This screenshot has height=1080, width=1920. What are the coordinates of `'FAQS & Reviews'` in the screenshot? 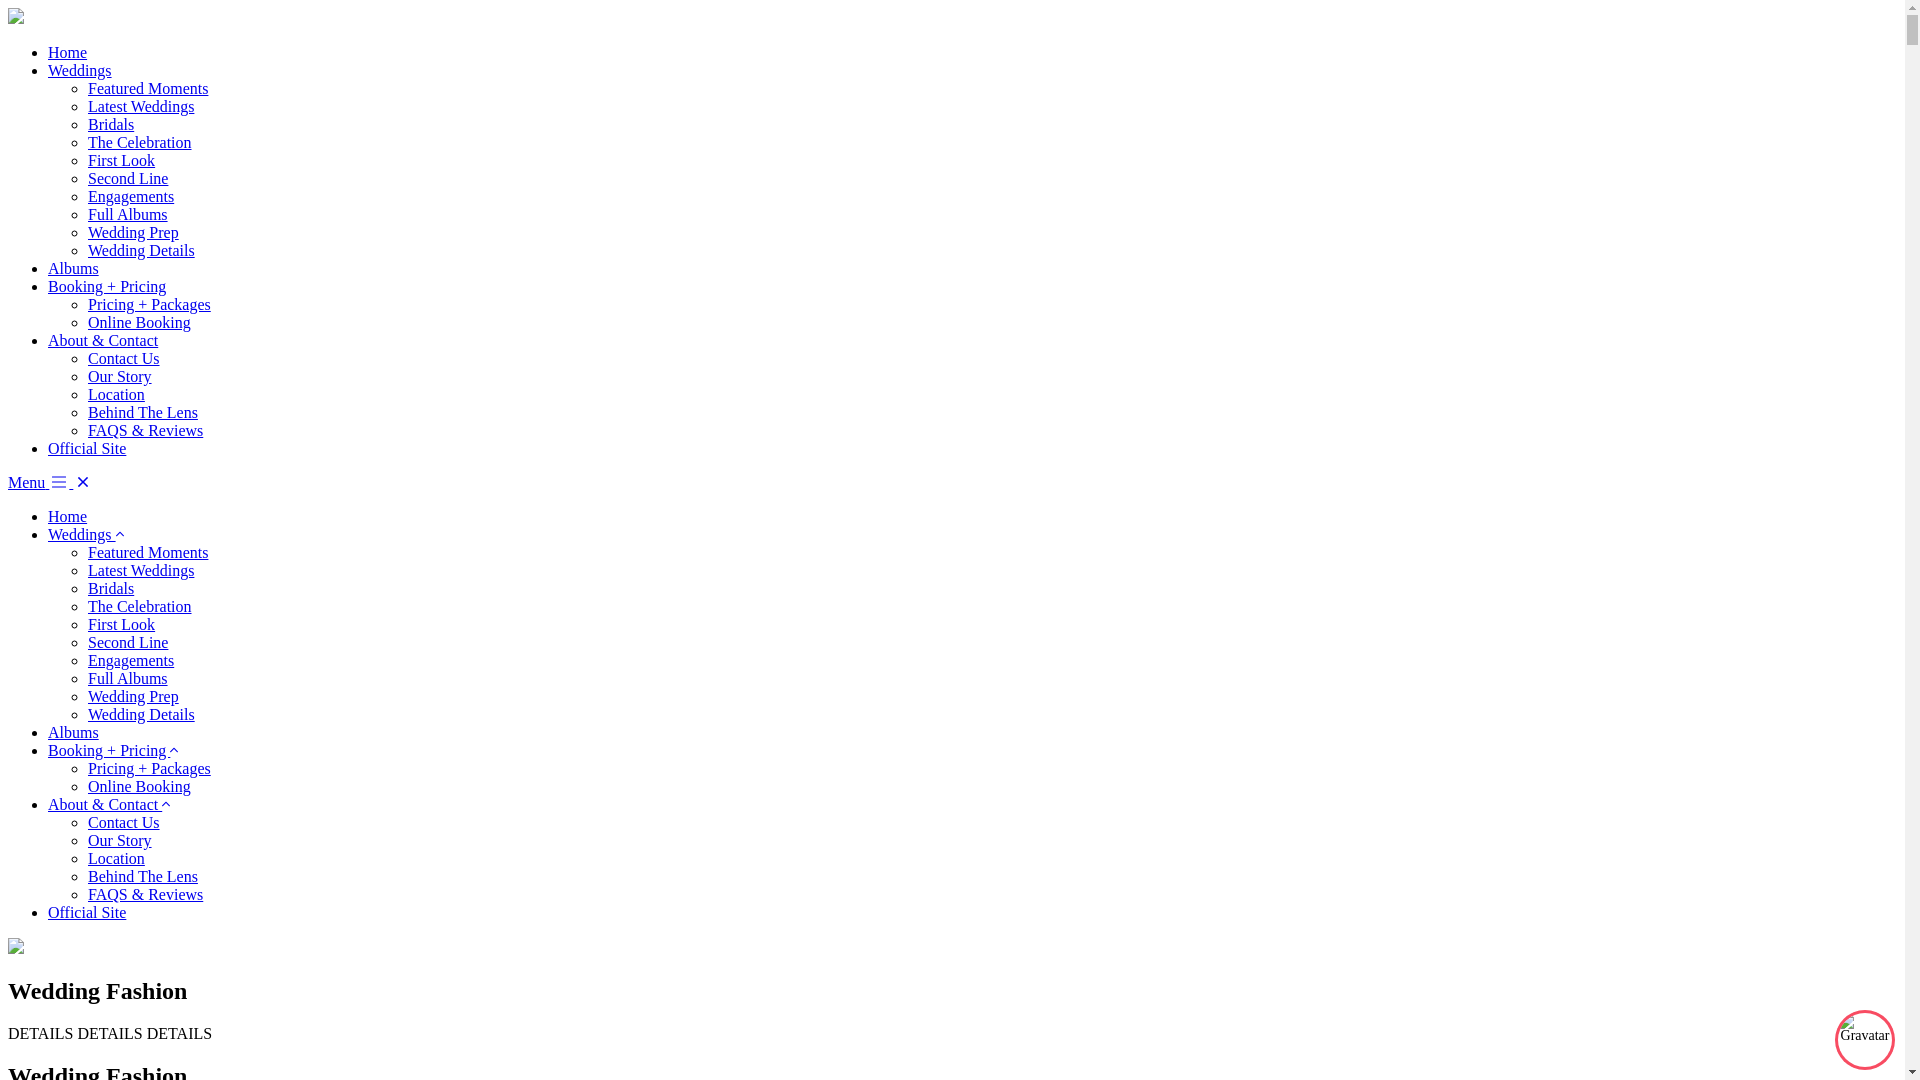 It's located at (144, 429).